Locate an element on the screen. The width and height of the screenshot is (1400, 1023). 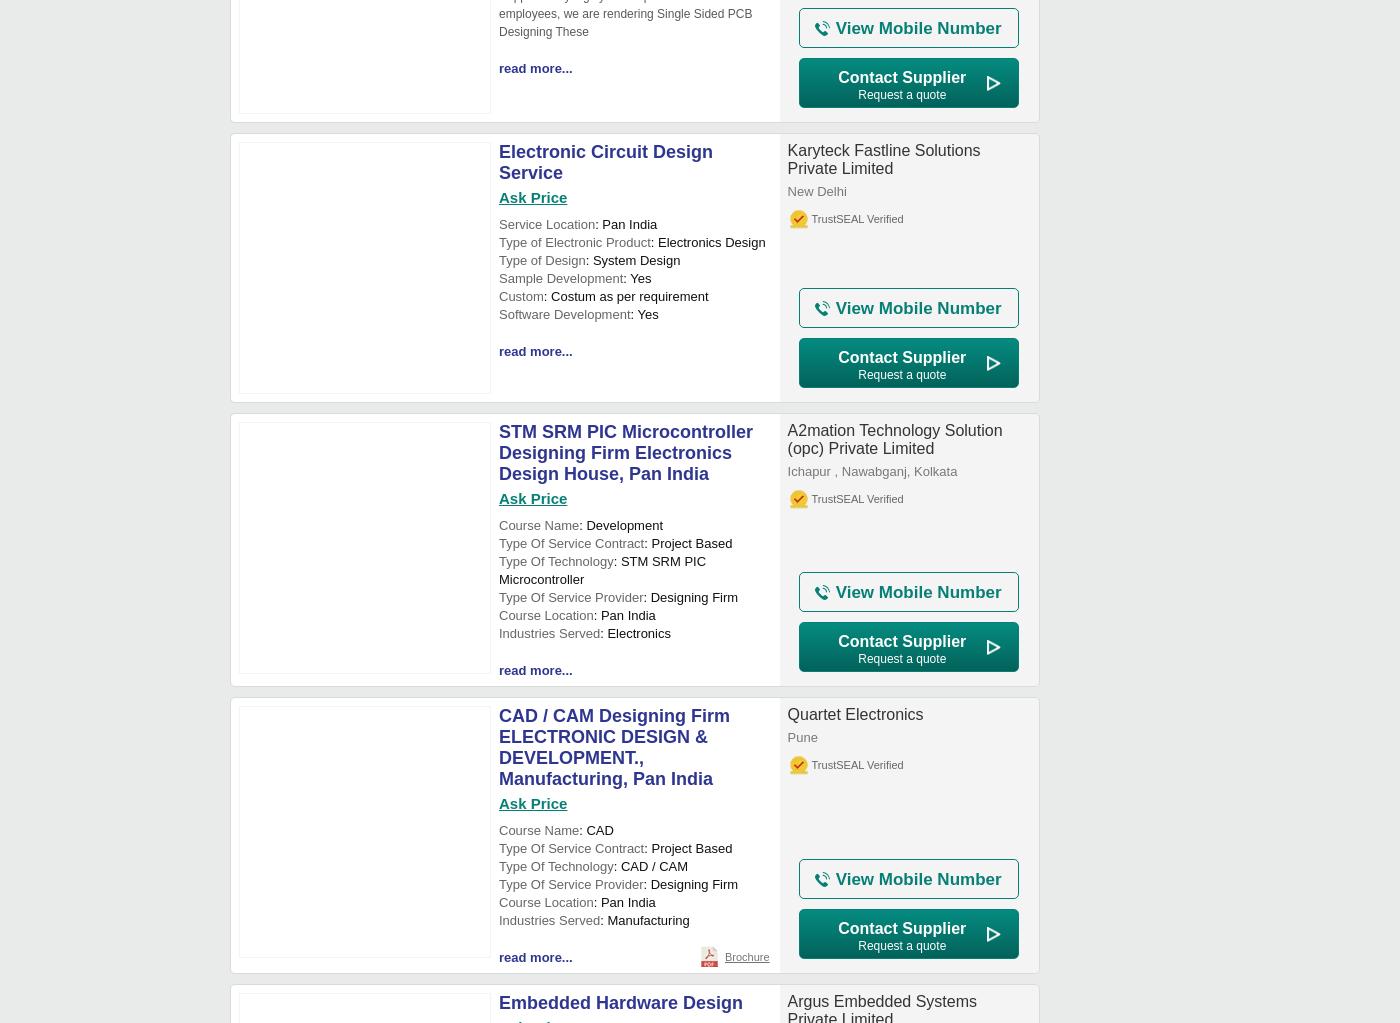
'Electronic Circuit Design Service' is located at coordinates (606, 162).